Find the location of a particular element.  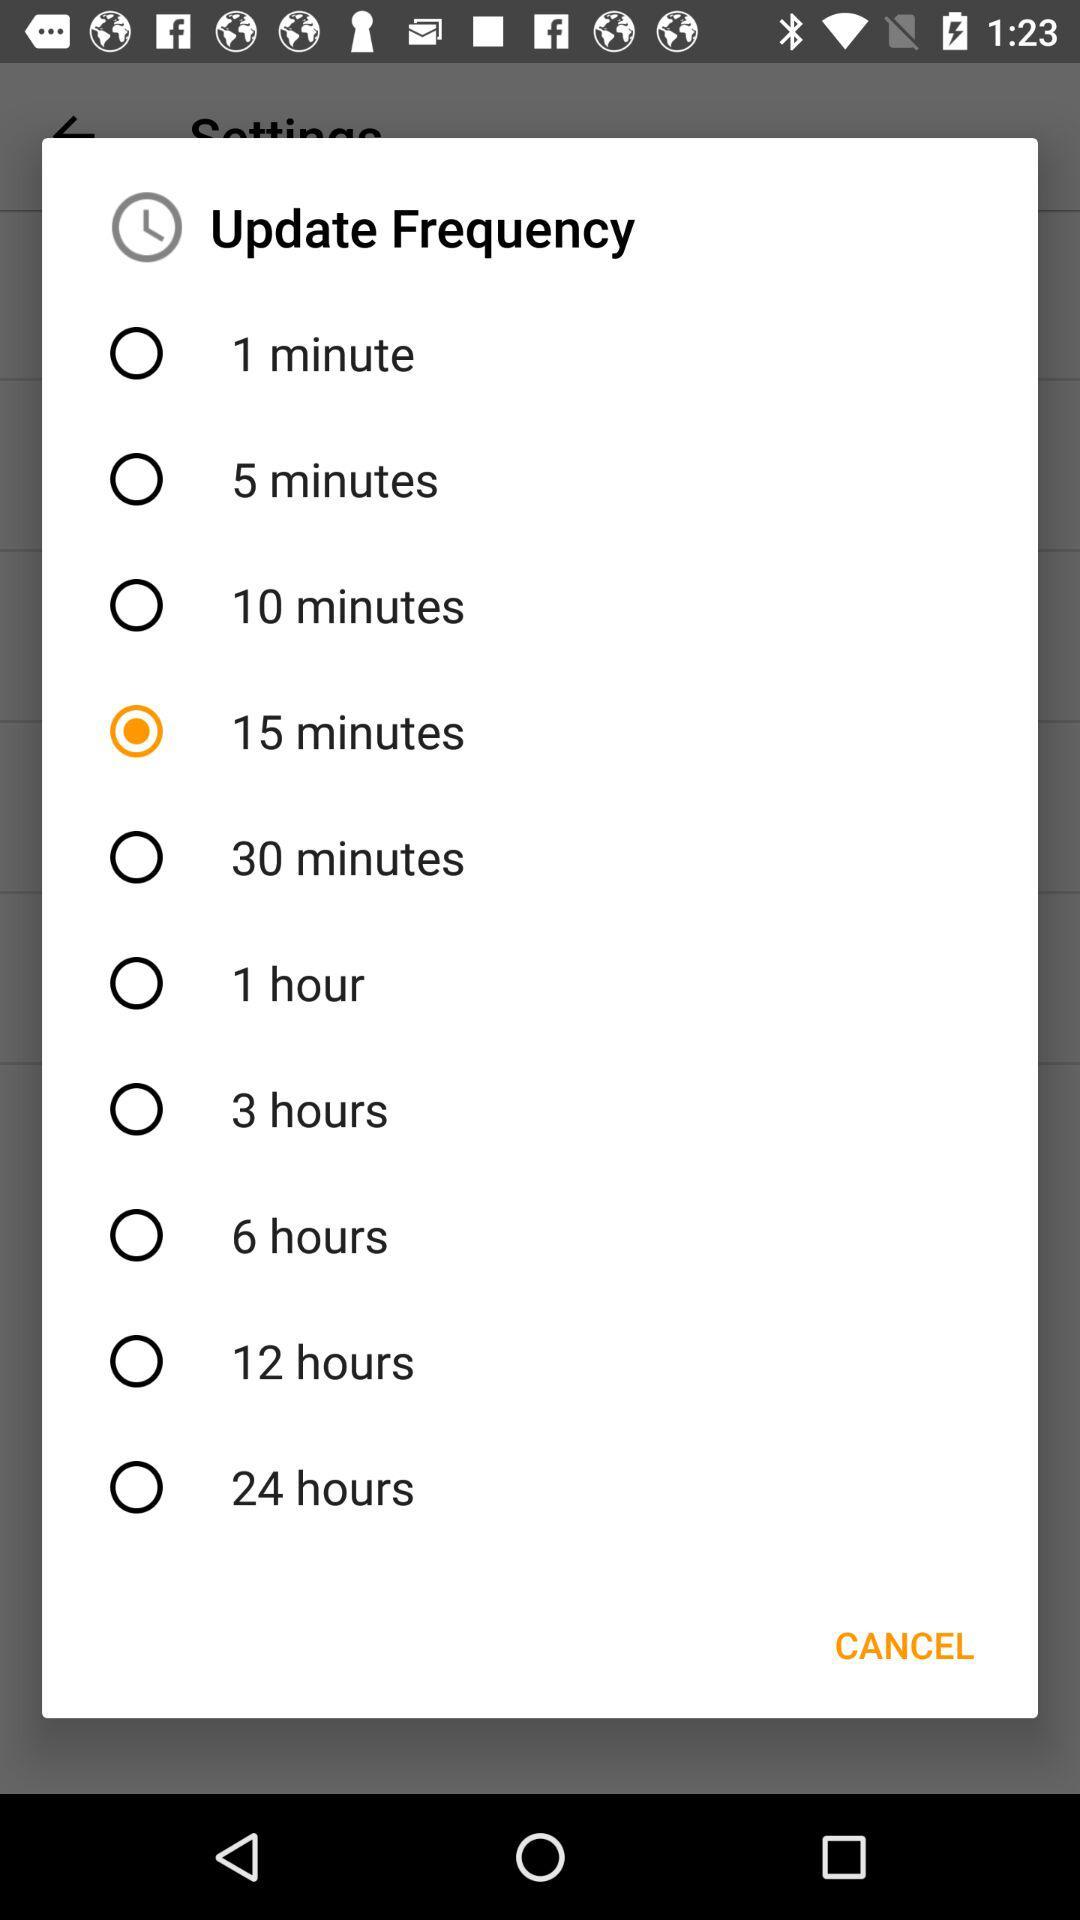

icon below 30 minutes icon is located at coordinates (540, 983).